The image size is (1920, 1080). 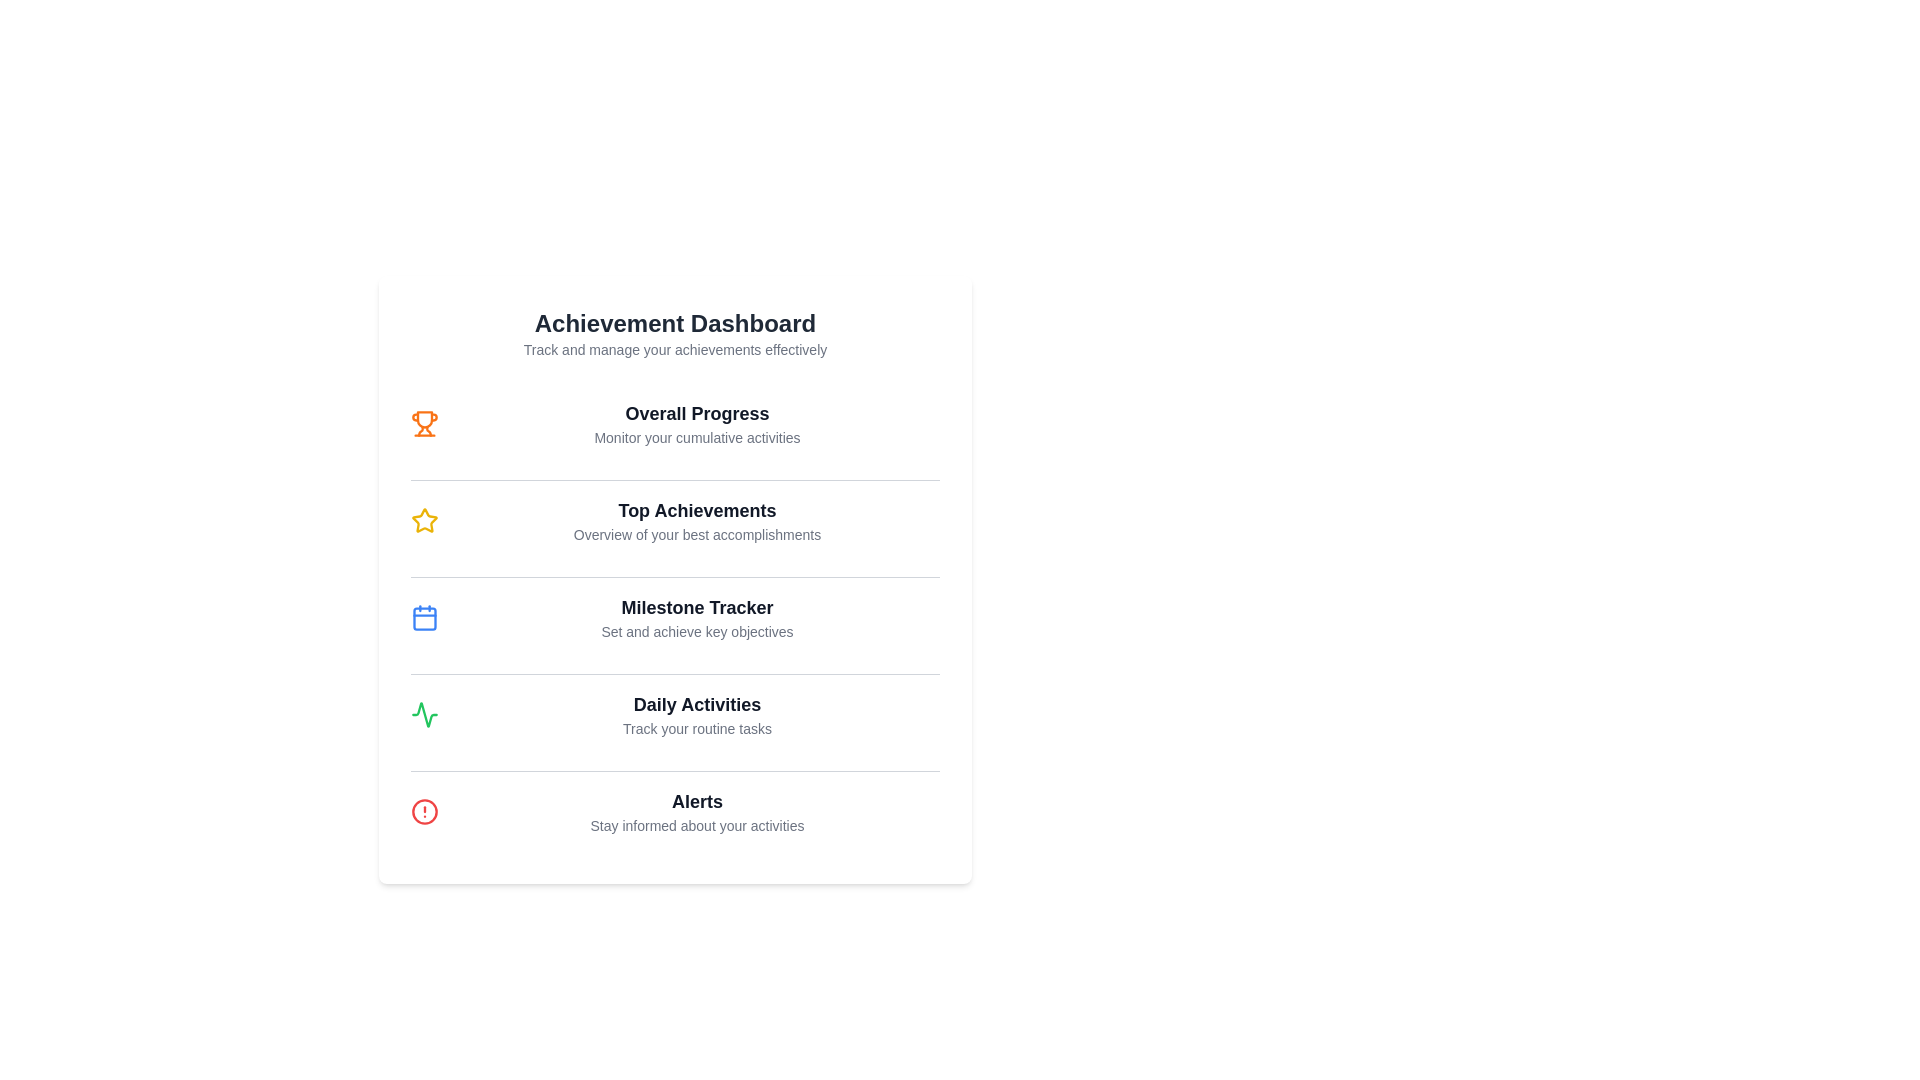 I want to click on text displayed in the Textual Information section located under the Achievement Dashboard header, positioned to the right of the orange trophy icon, so click(x=697, y=423).